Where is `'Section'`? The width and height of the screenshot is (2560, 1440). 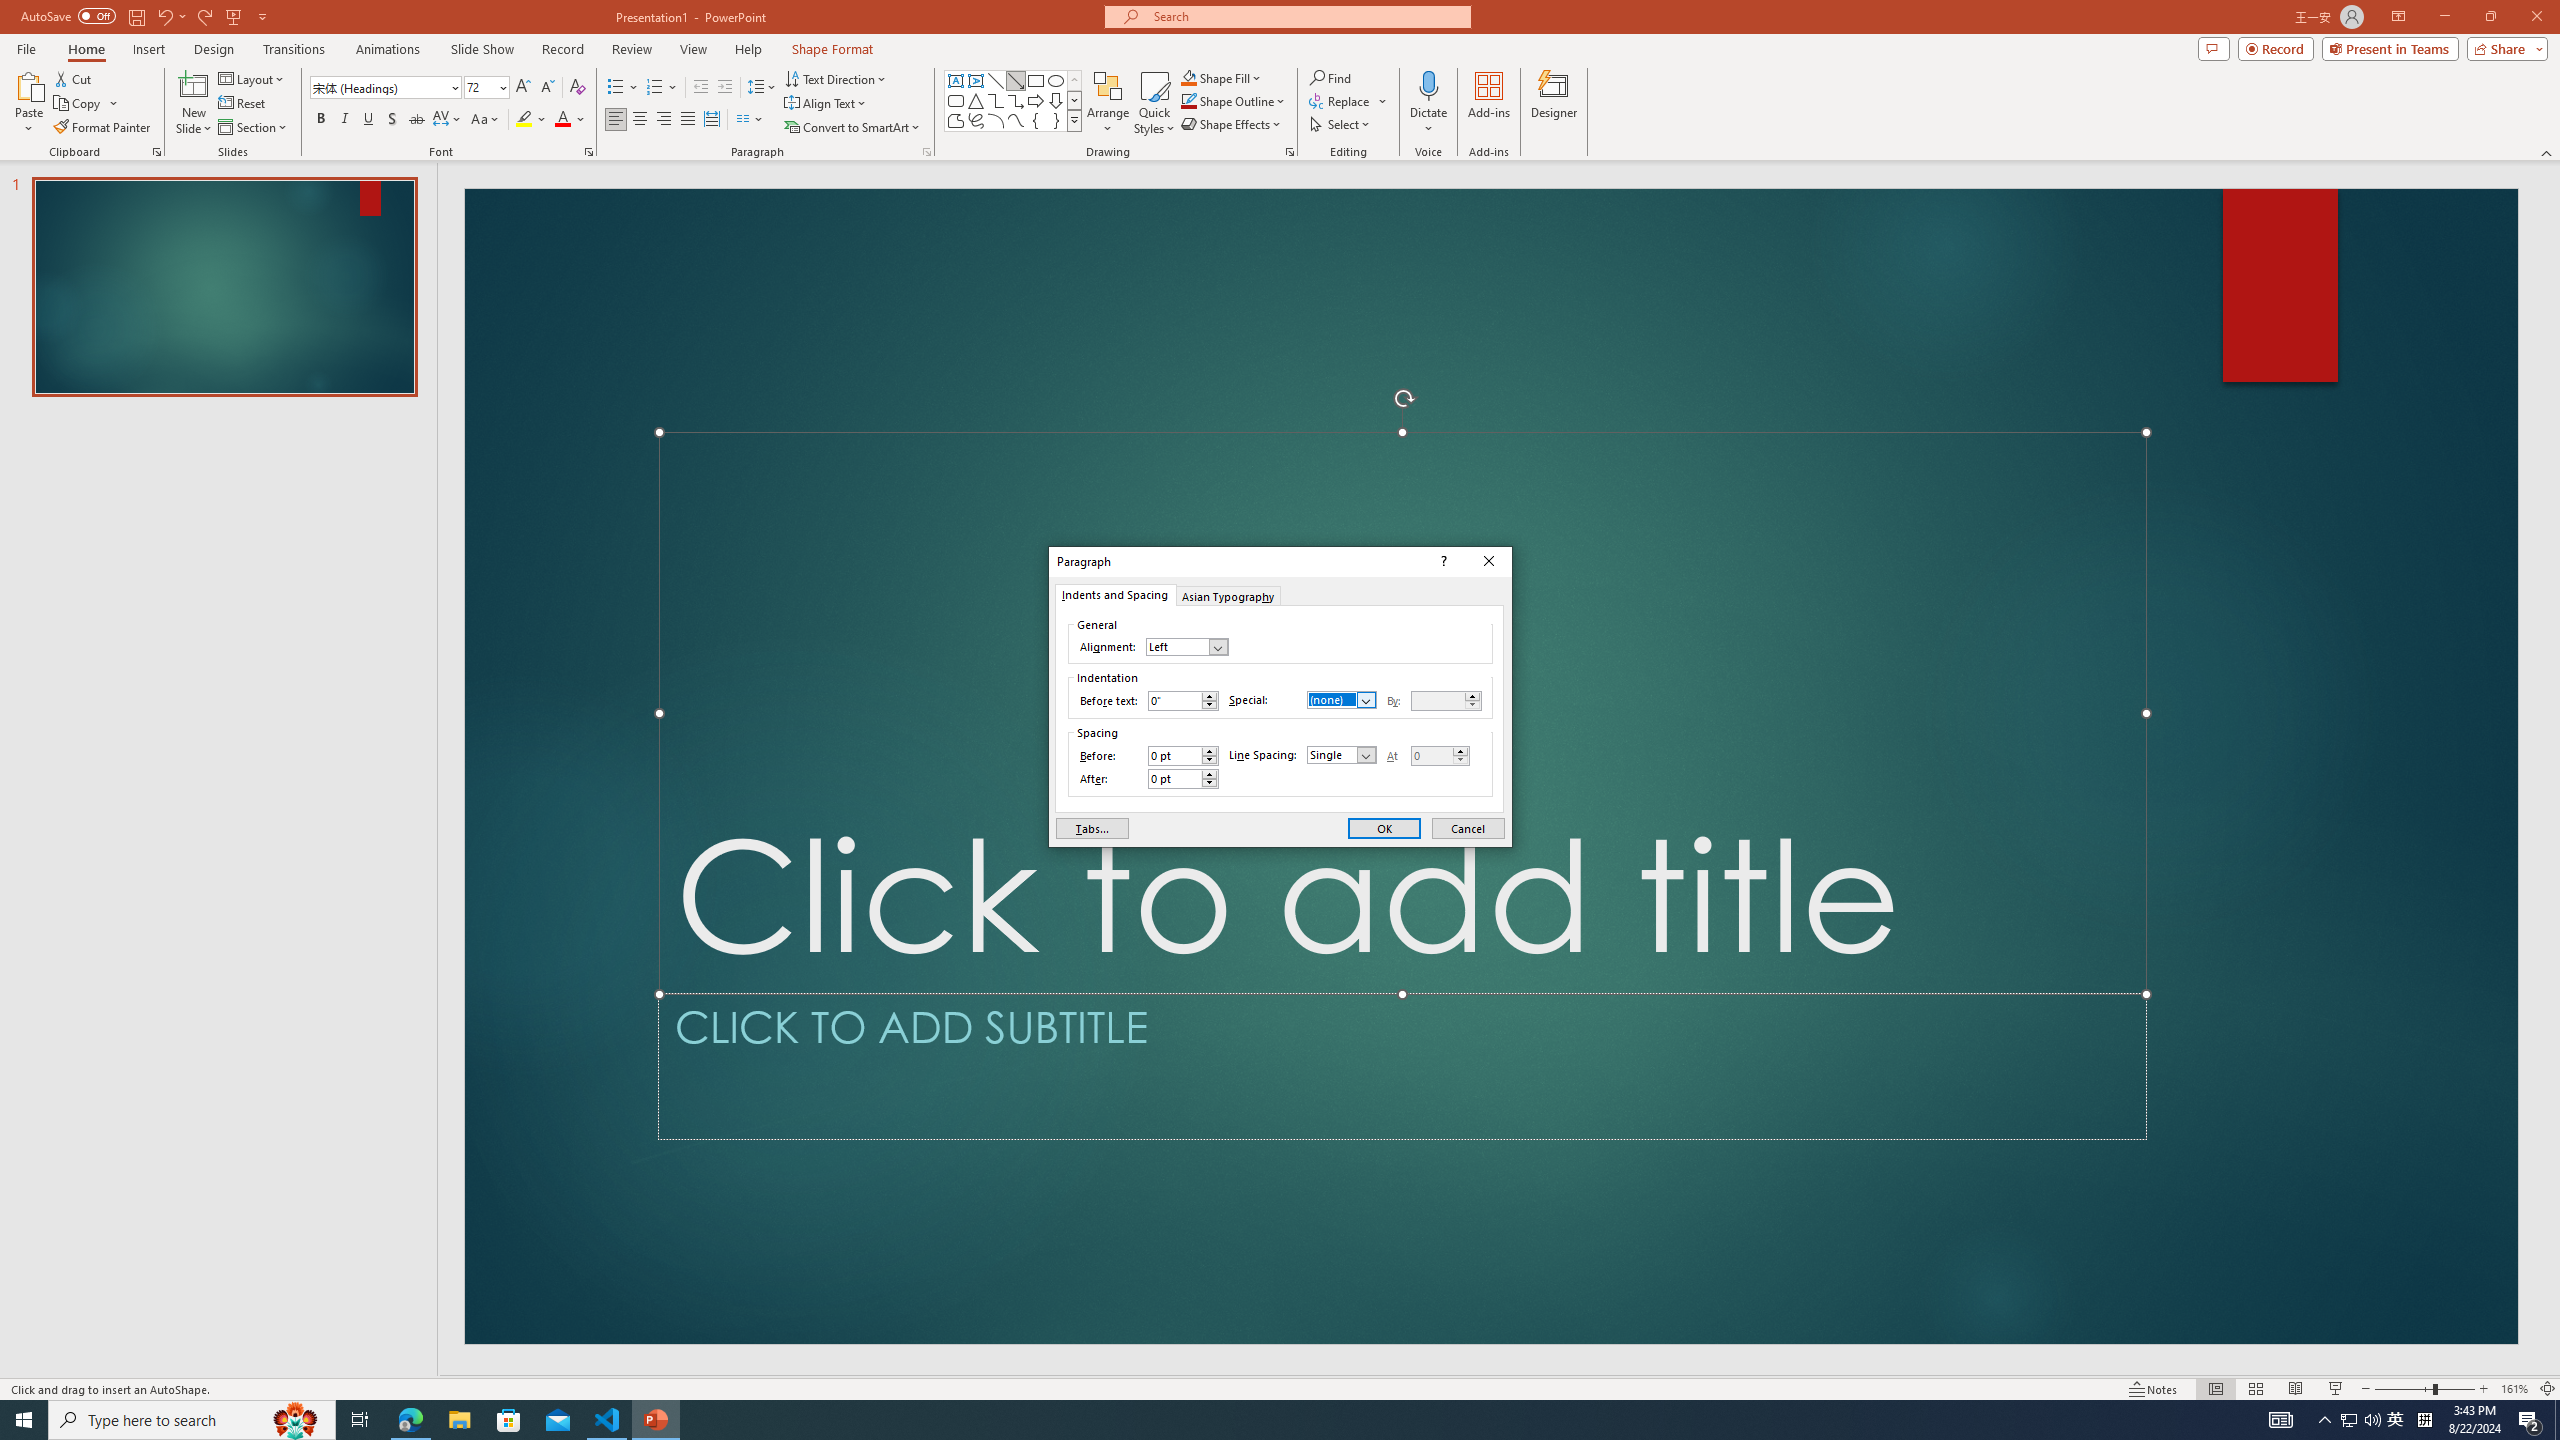
'Section' is located at coordinates (253, 127).